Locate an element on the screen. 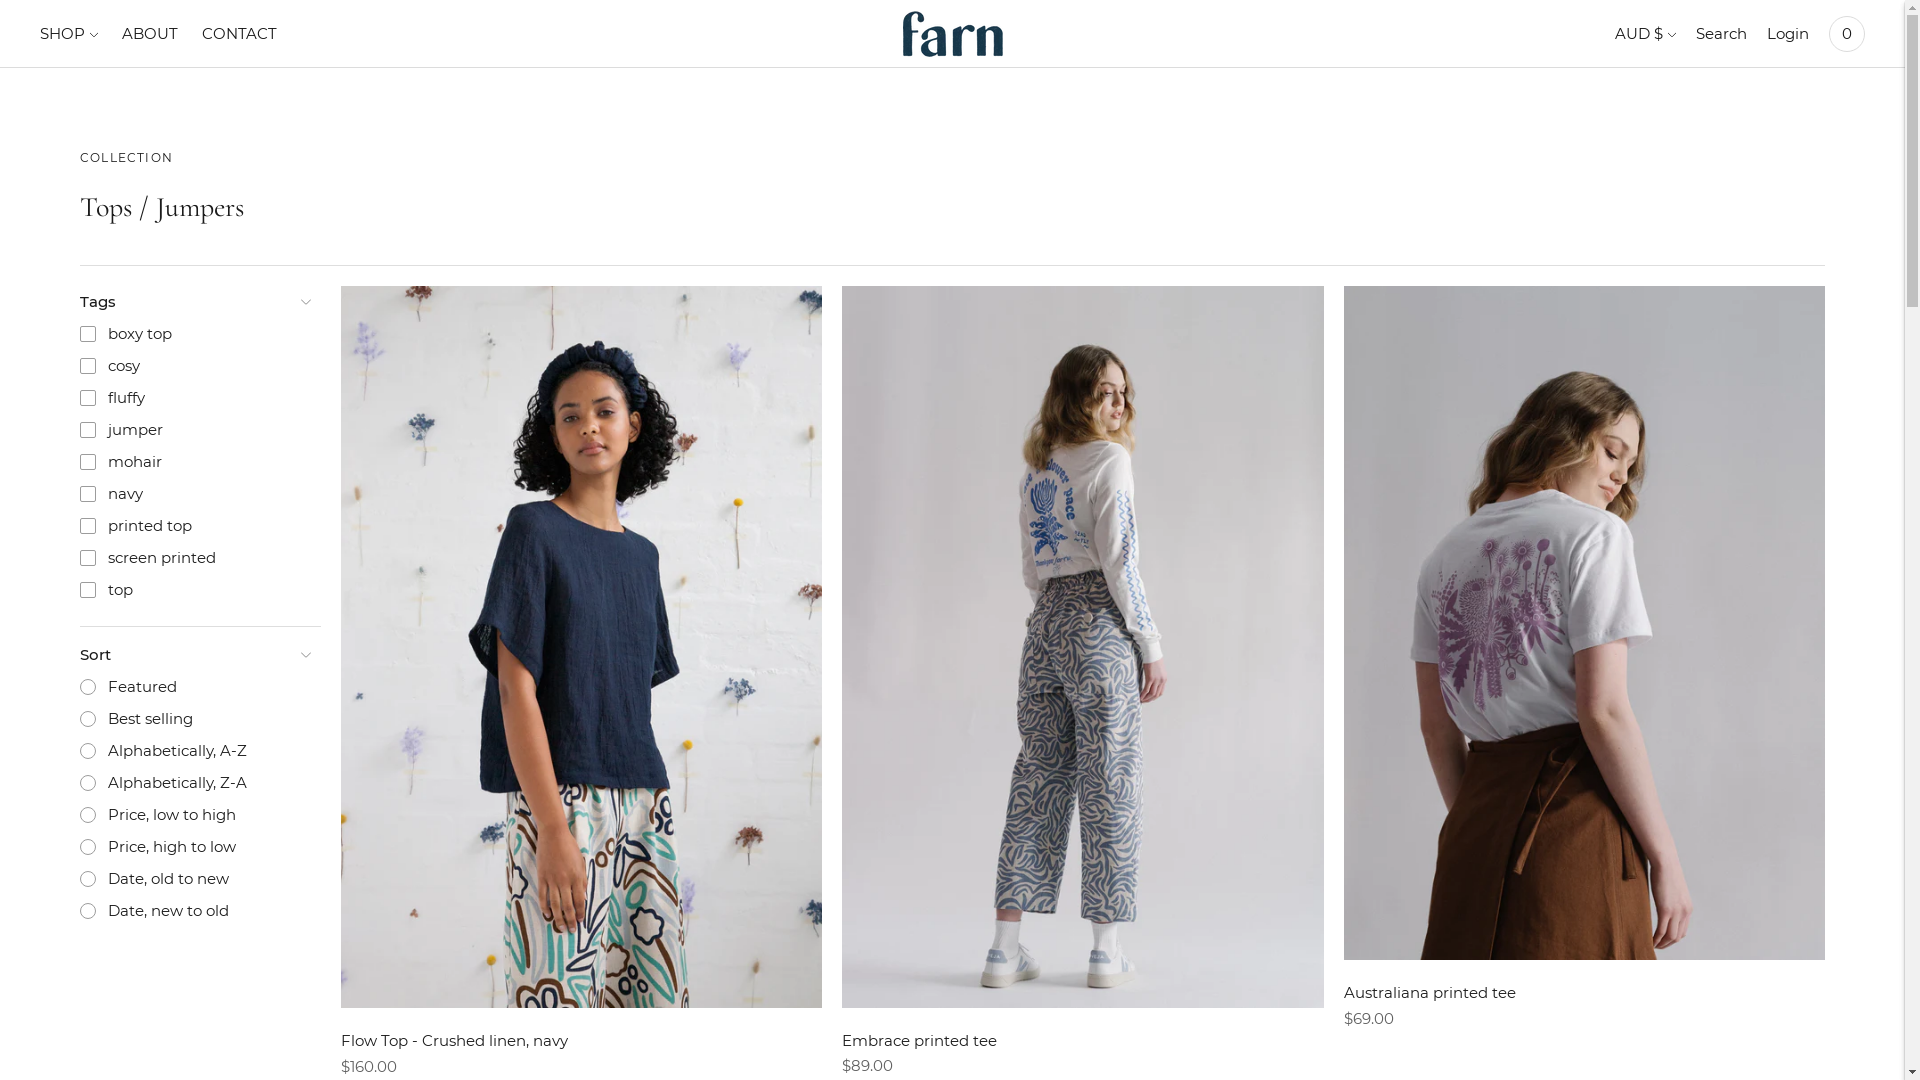 The height and width of the screenshot is (1080, 1920). 'Flow Top - Crushed linen, navy' is located at coordinates (453, 1039).